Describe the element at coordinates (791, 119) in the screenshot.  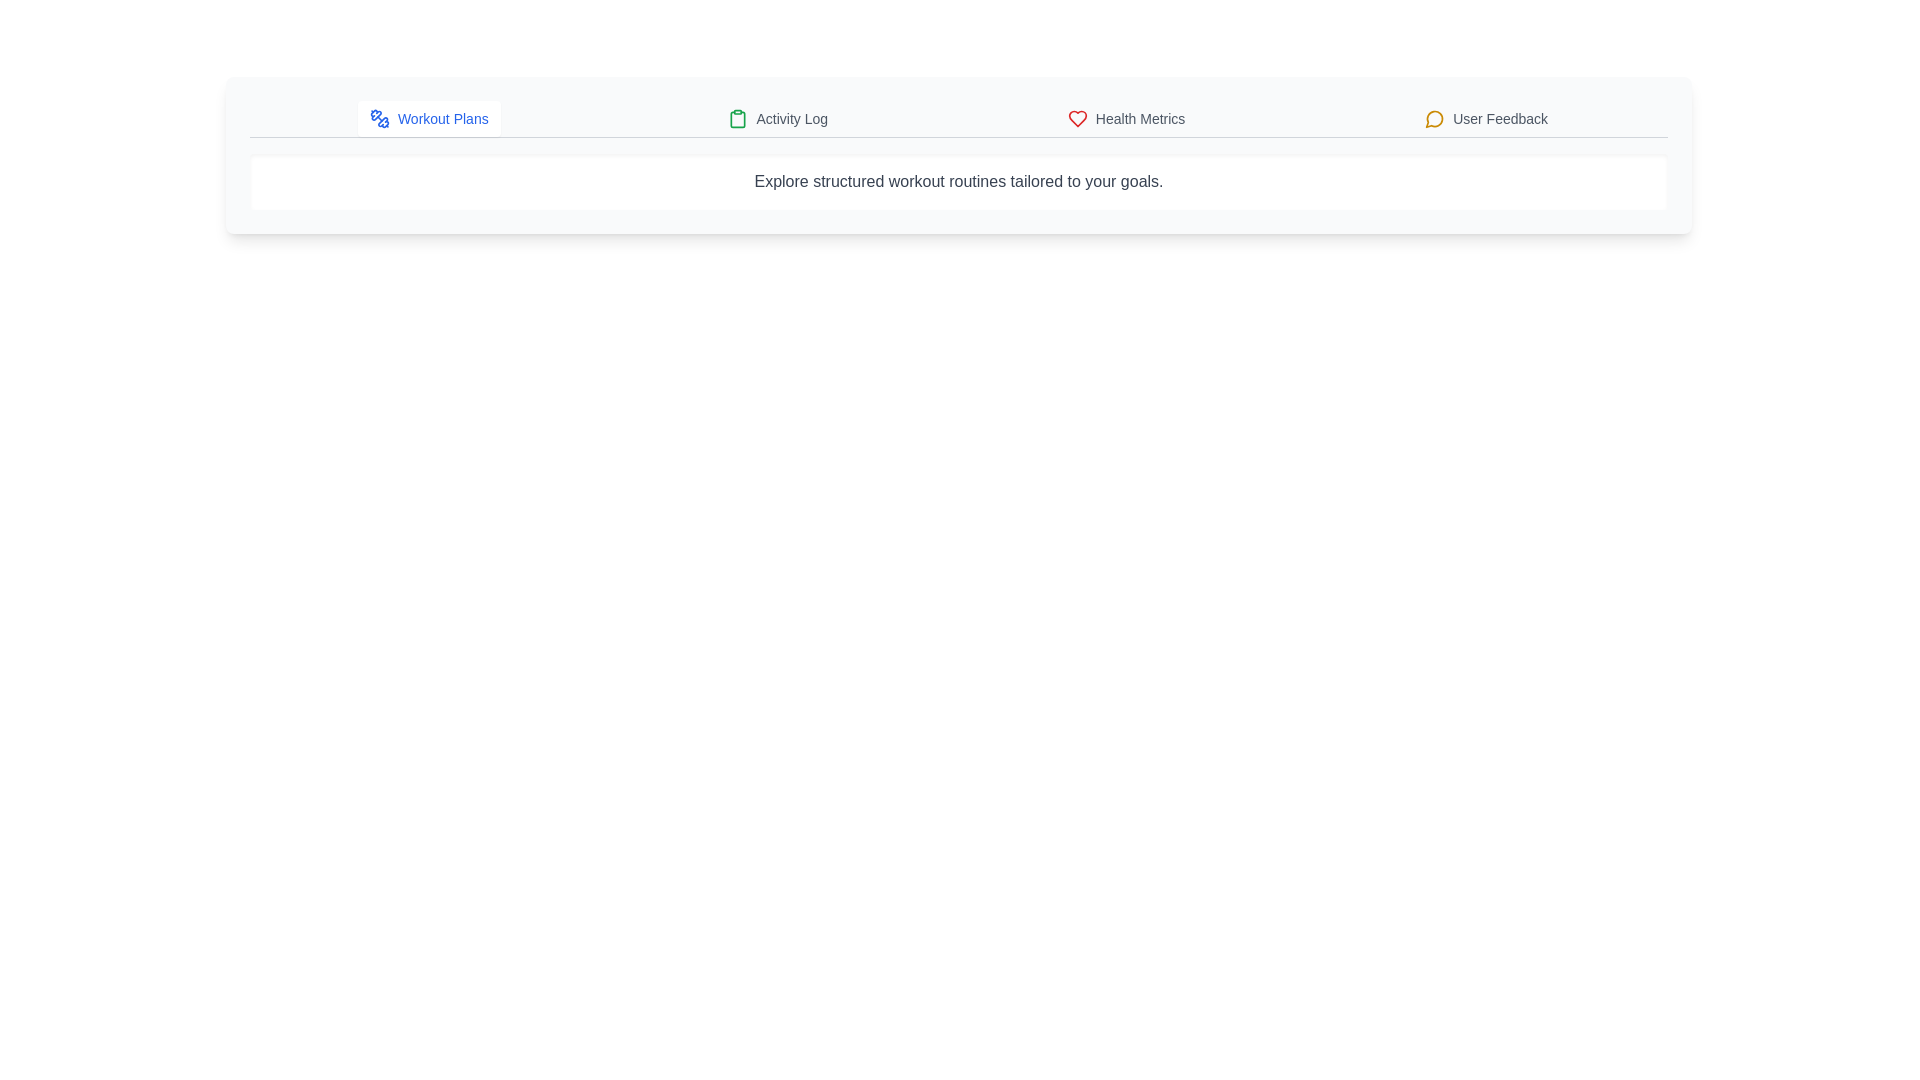
I see `the 'Activity Log' text label in the top navigation bar` at that location.